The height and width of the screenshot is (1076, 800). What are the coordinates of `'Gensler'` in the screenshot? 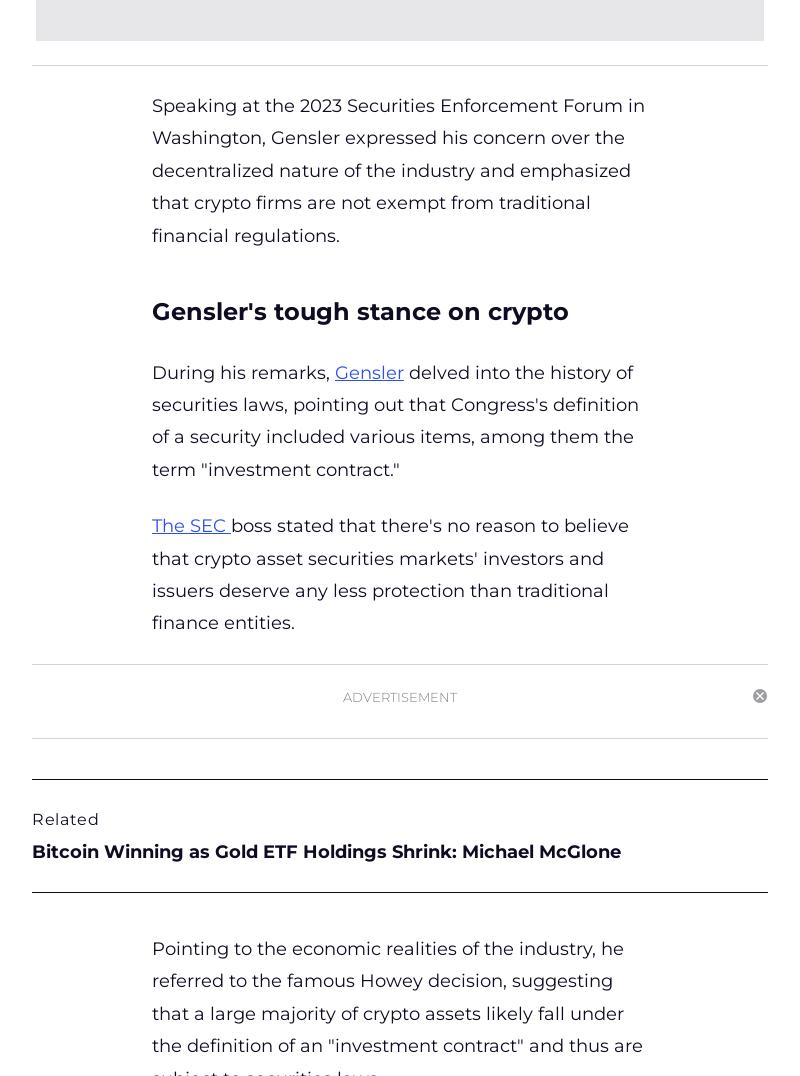 It's located at (368, 370).